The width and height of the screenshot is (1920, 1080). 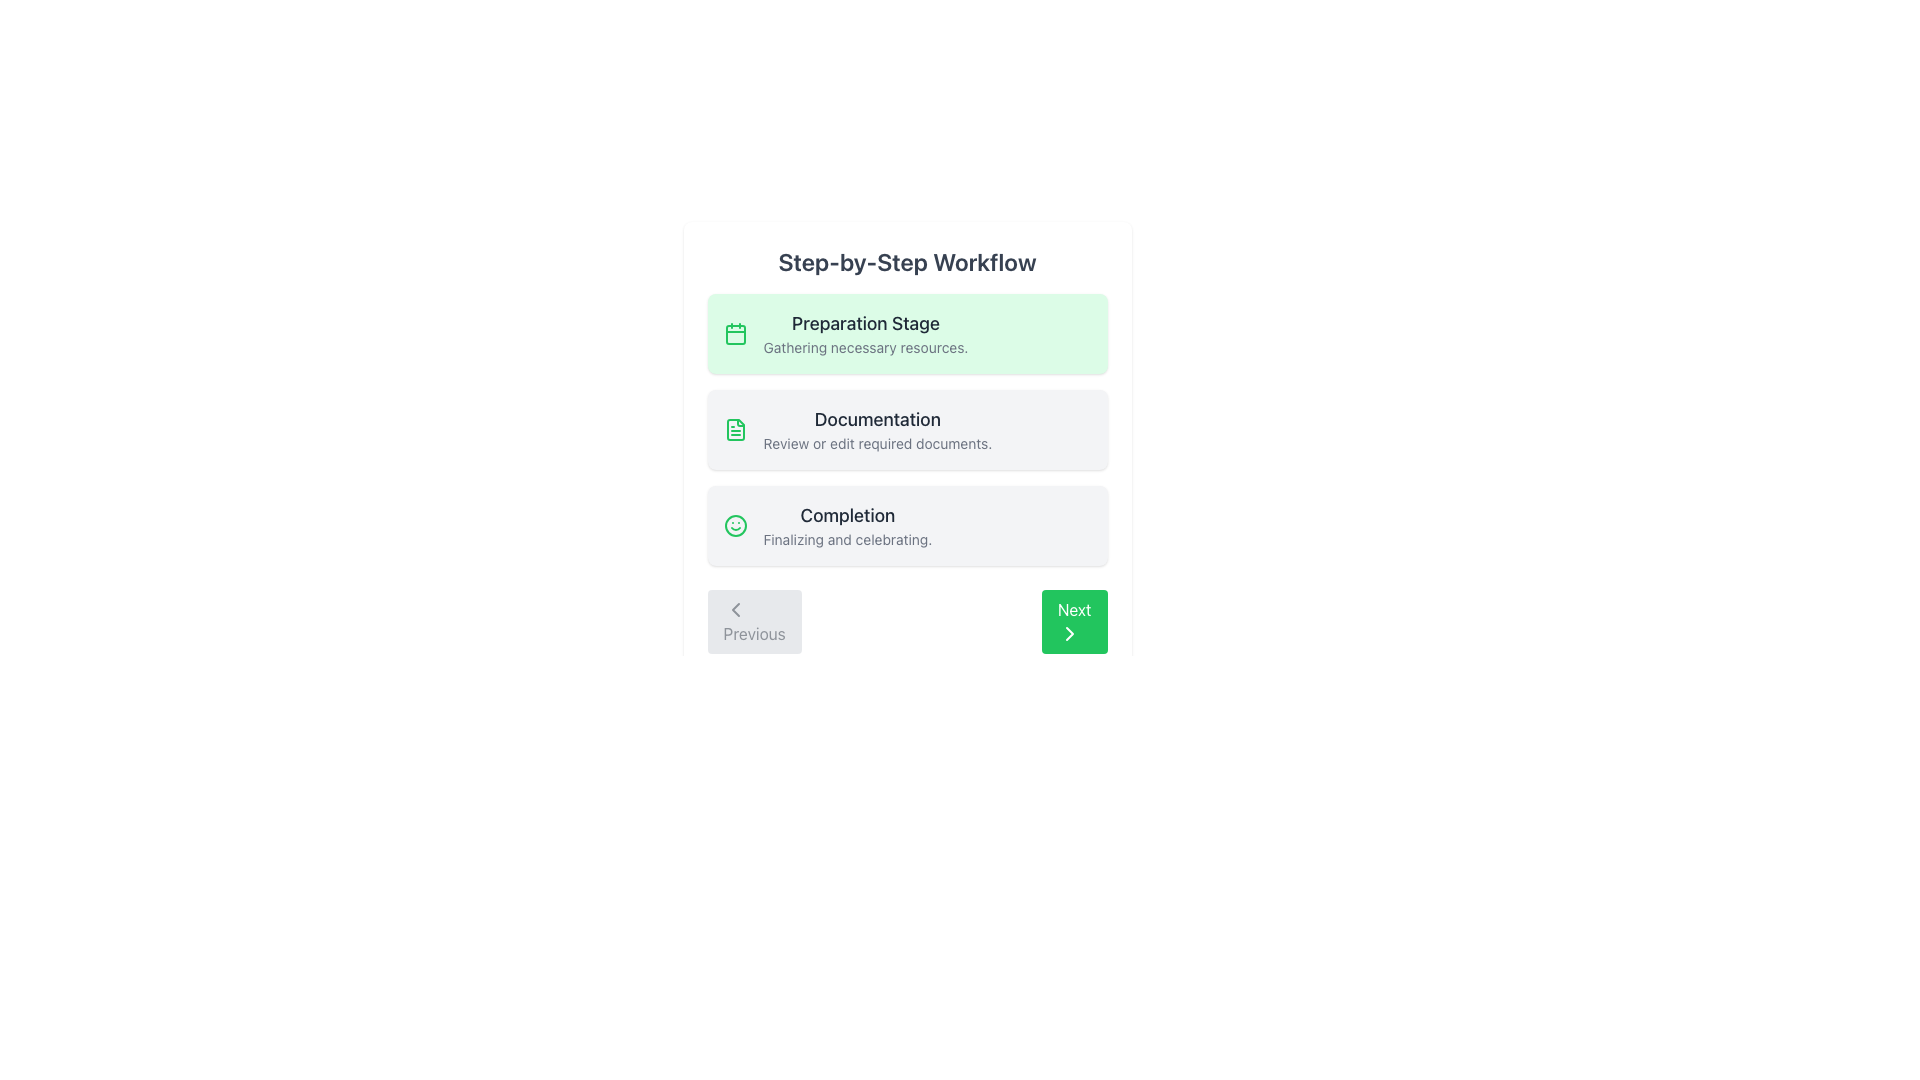 What do you see at coordinates (865, 346) in the screenshot?
I see `the information provided by the text label located directly under the 'Preparation Stage' in the workflow interface` at bounding box center [865, 346].